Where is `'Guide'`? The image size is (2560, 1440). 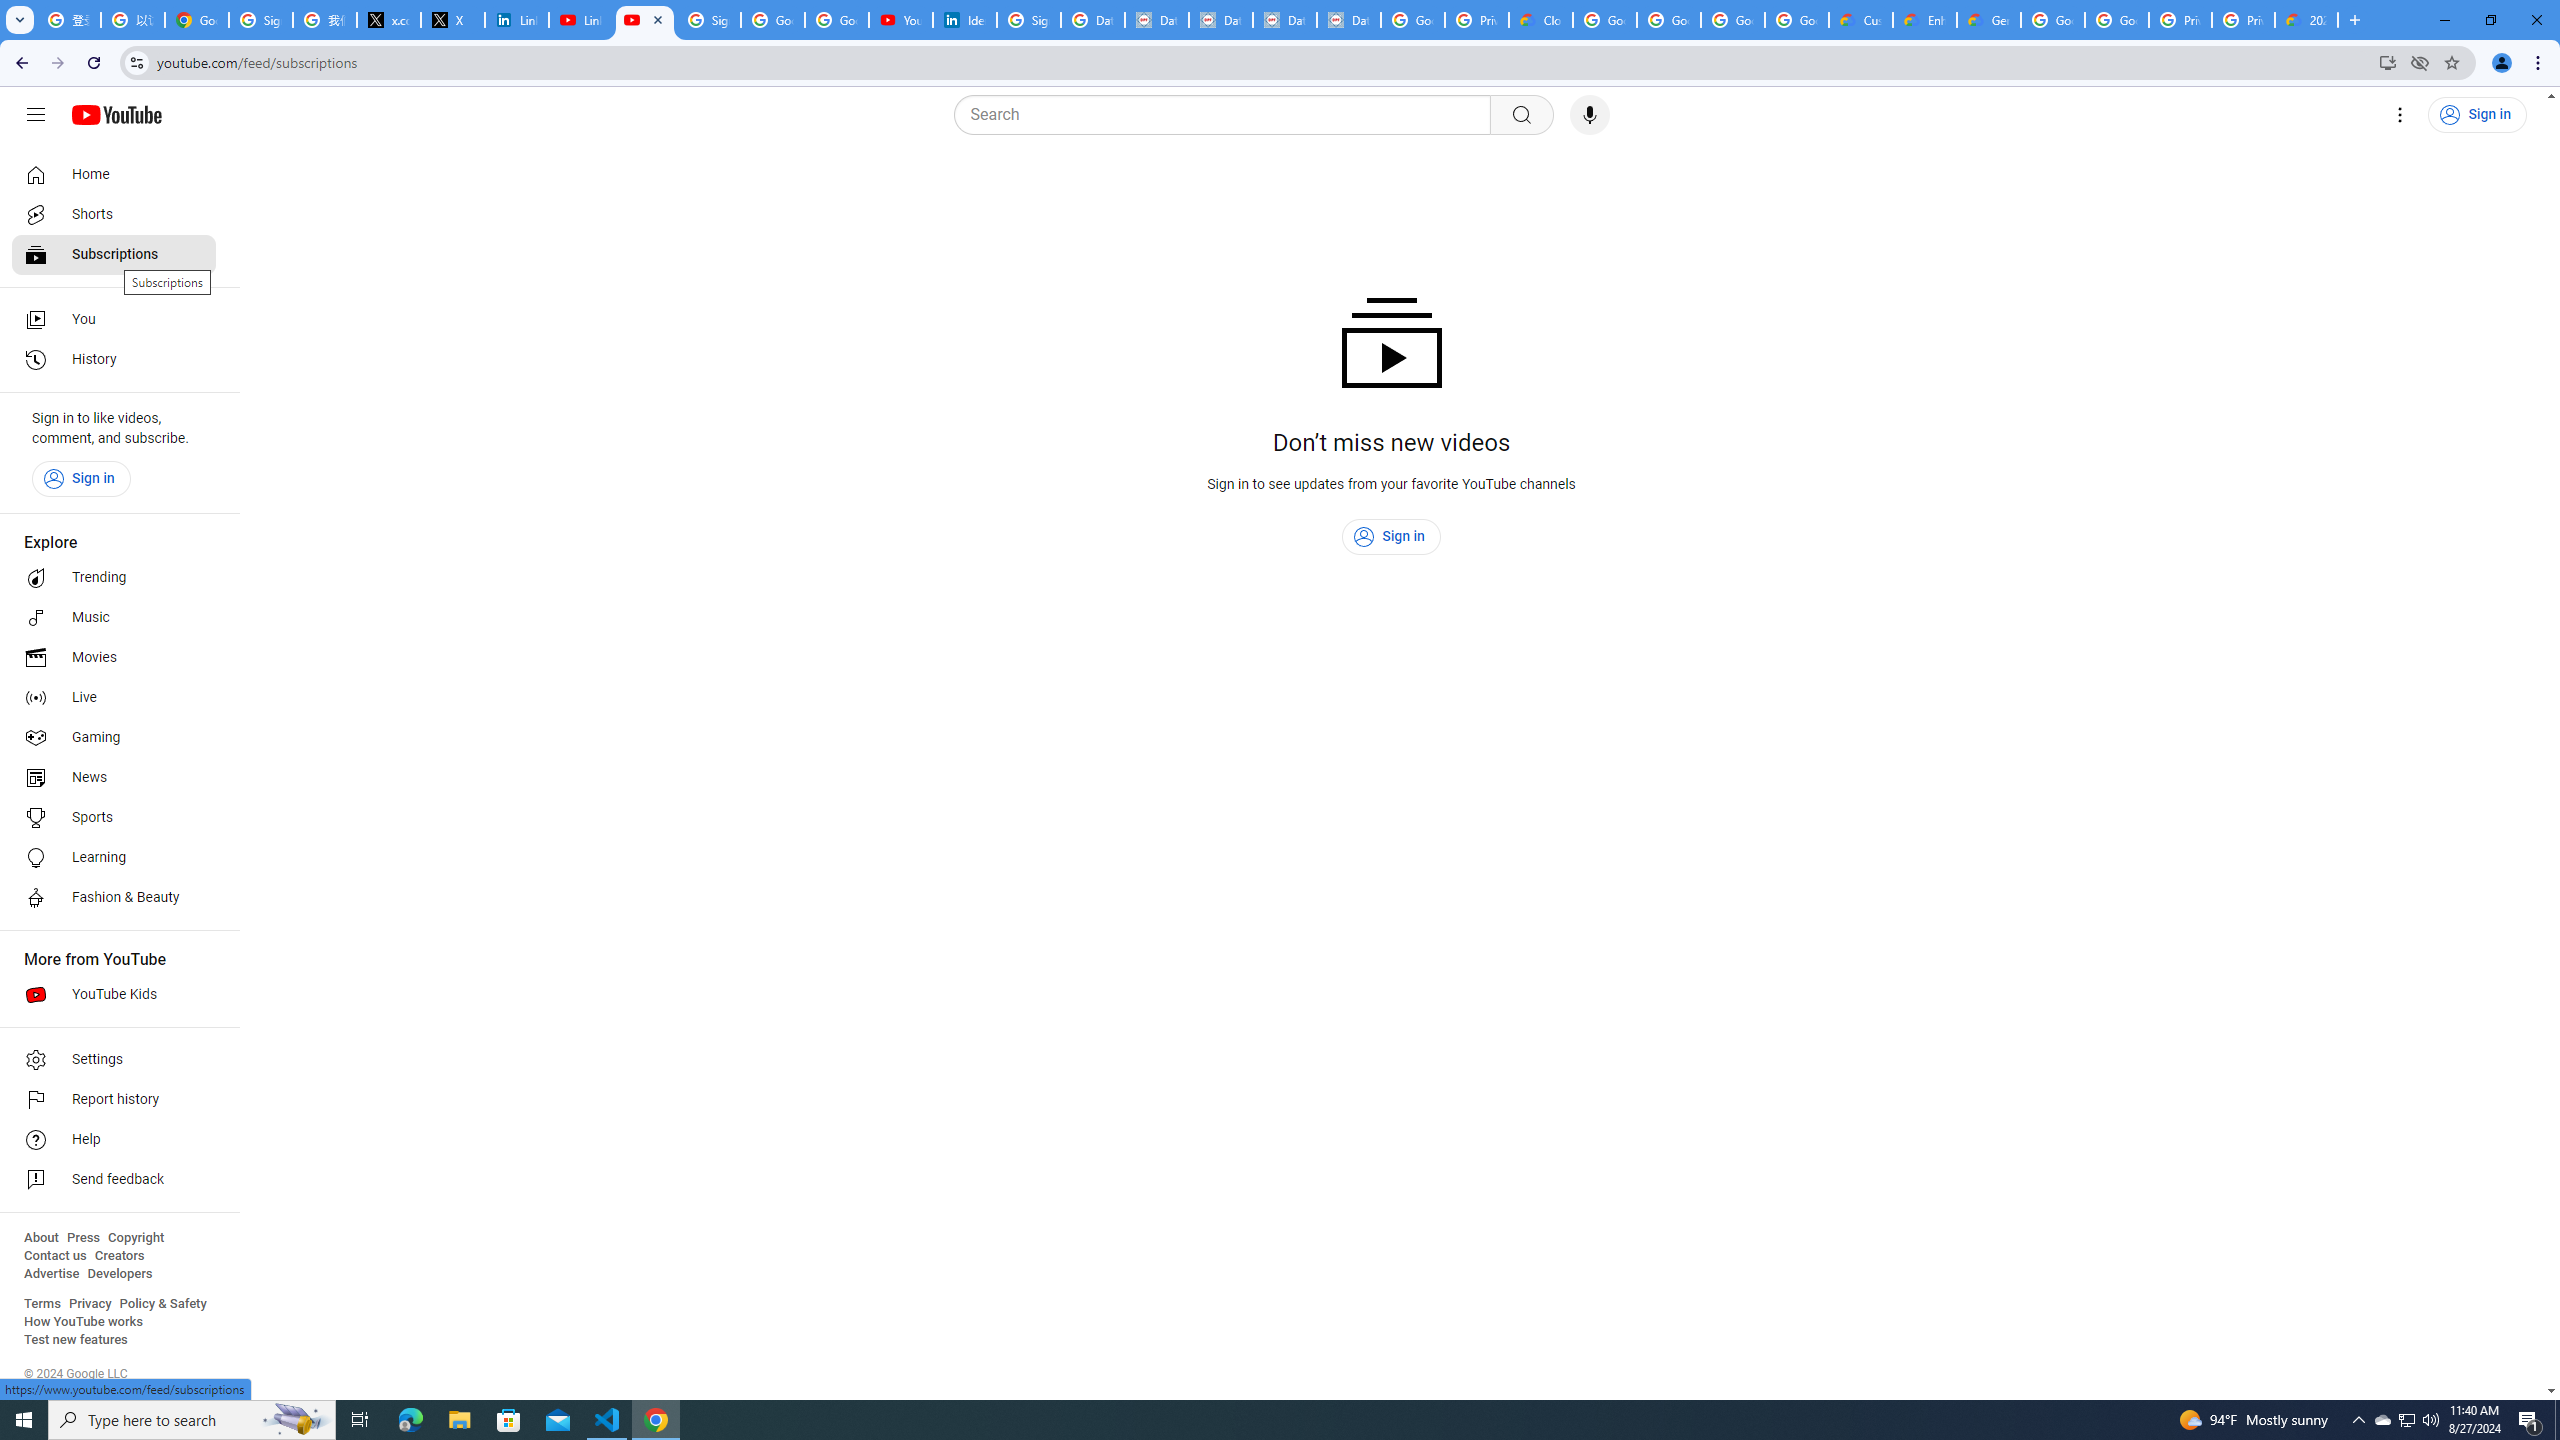
'Guide' is located at coordinates (34, 114).